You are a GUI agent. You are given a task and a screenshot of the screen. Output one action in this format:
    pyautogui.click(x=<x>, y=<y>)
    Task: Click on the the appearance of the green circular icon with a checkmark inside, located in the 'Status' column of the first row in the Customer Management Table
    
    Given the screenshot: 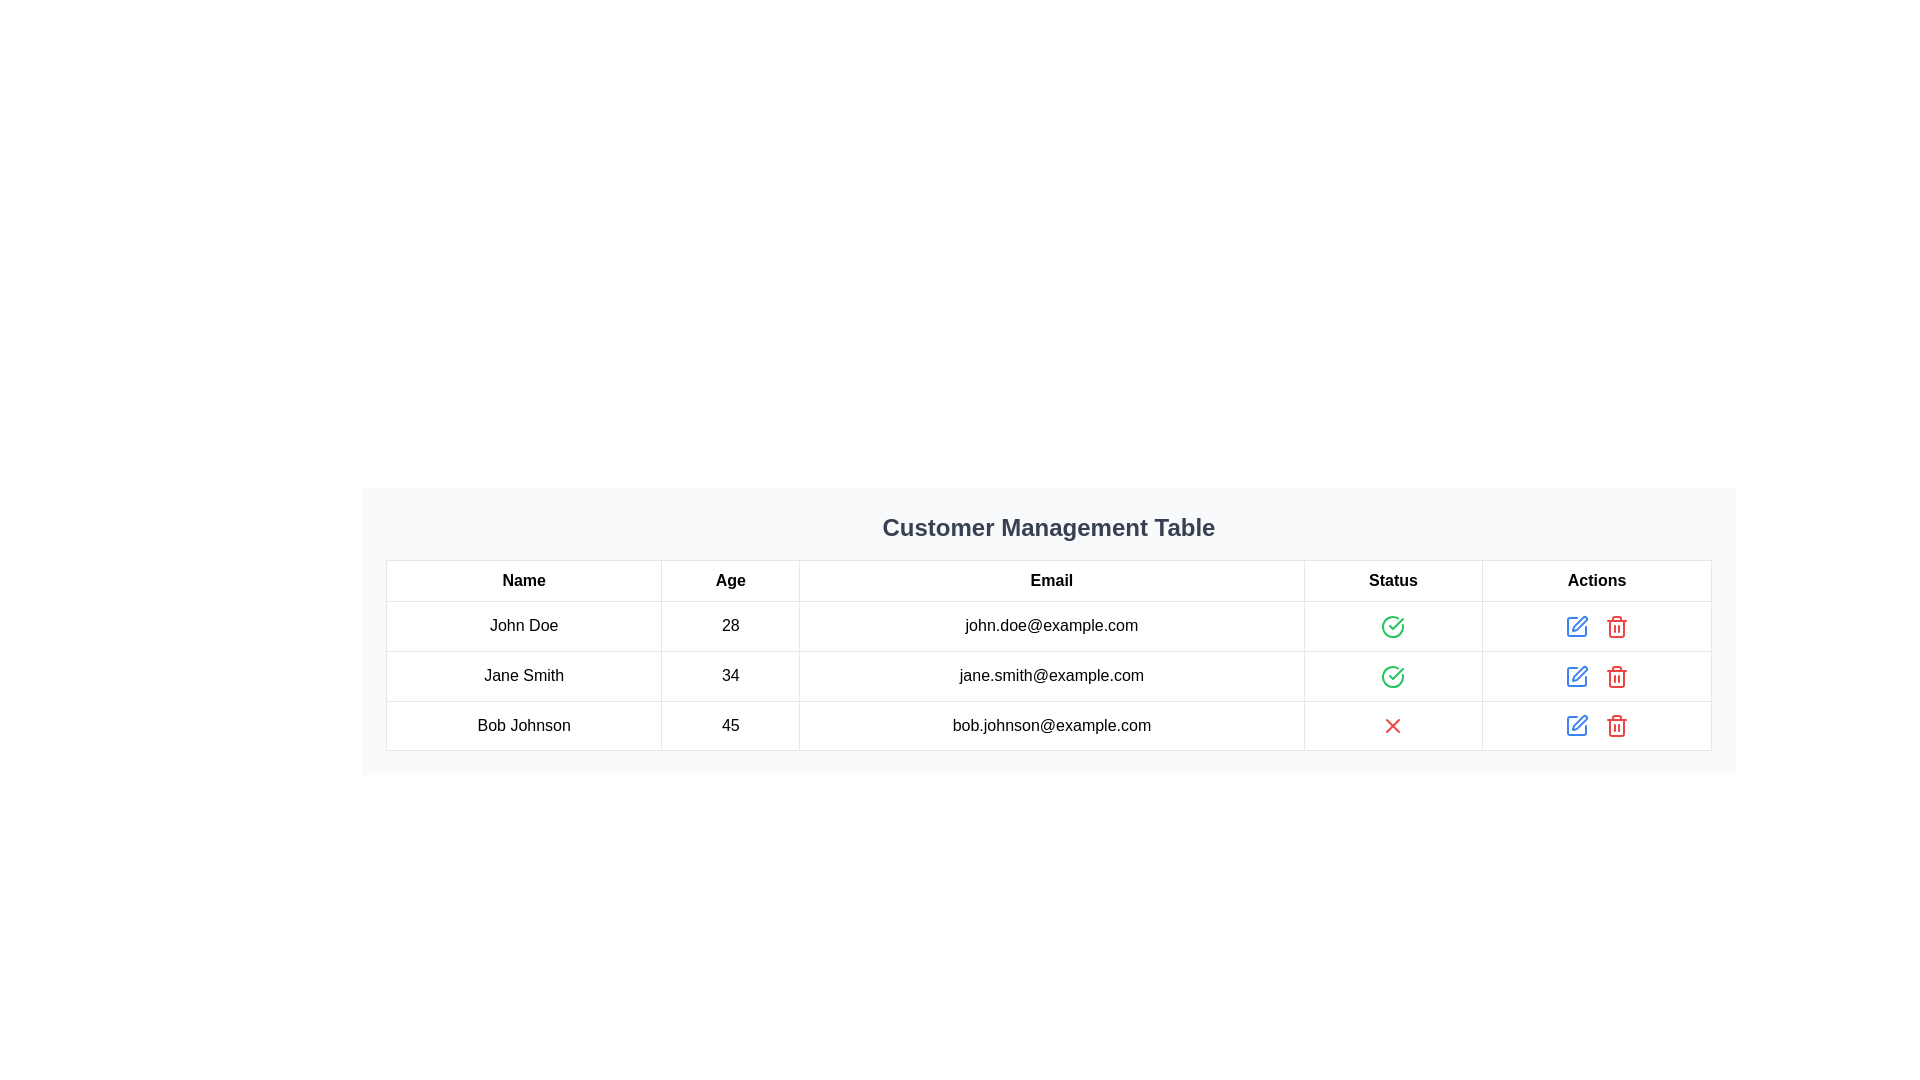 What is the action you would take?
    pyautogui.click(x=1392, y=625)
    